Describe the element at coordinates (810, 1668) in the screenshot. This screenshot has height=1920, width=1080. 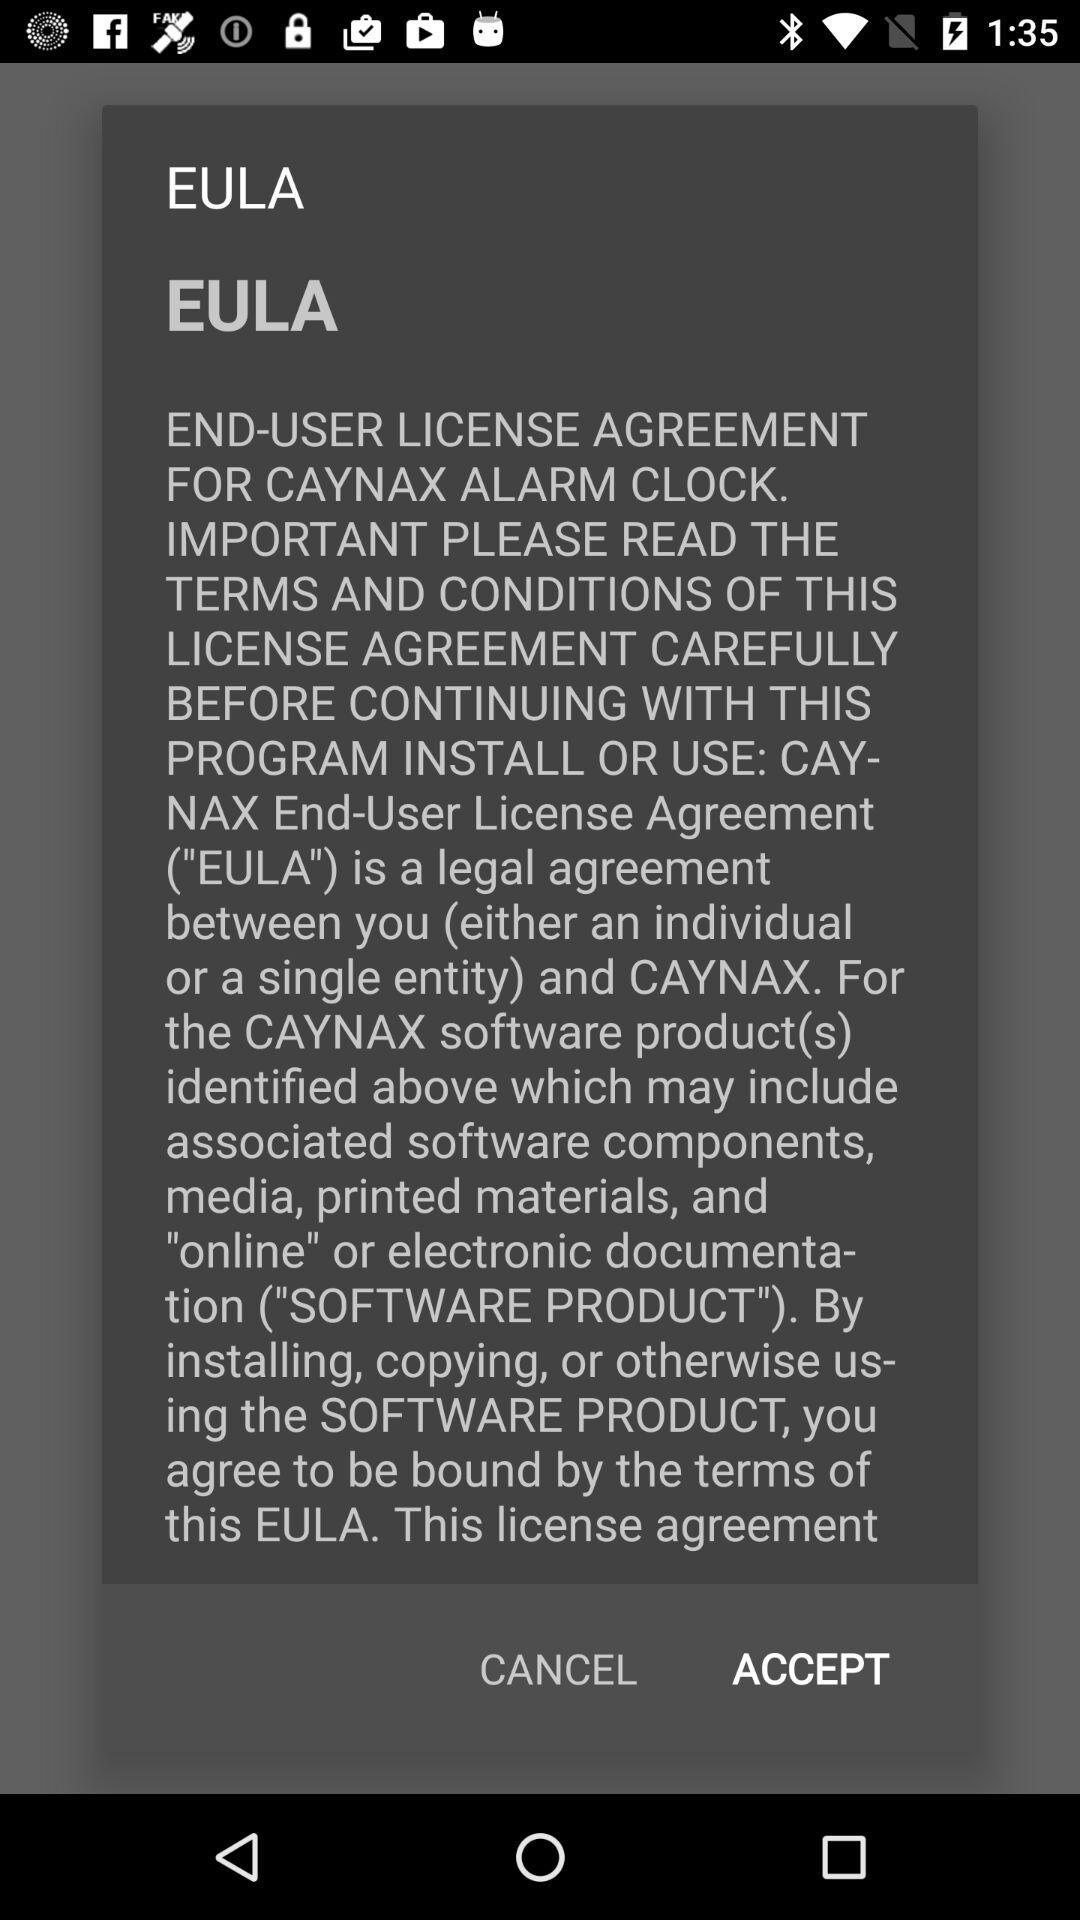
I see `button to the right of the cancel button` at that location.